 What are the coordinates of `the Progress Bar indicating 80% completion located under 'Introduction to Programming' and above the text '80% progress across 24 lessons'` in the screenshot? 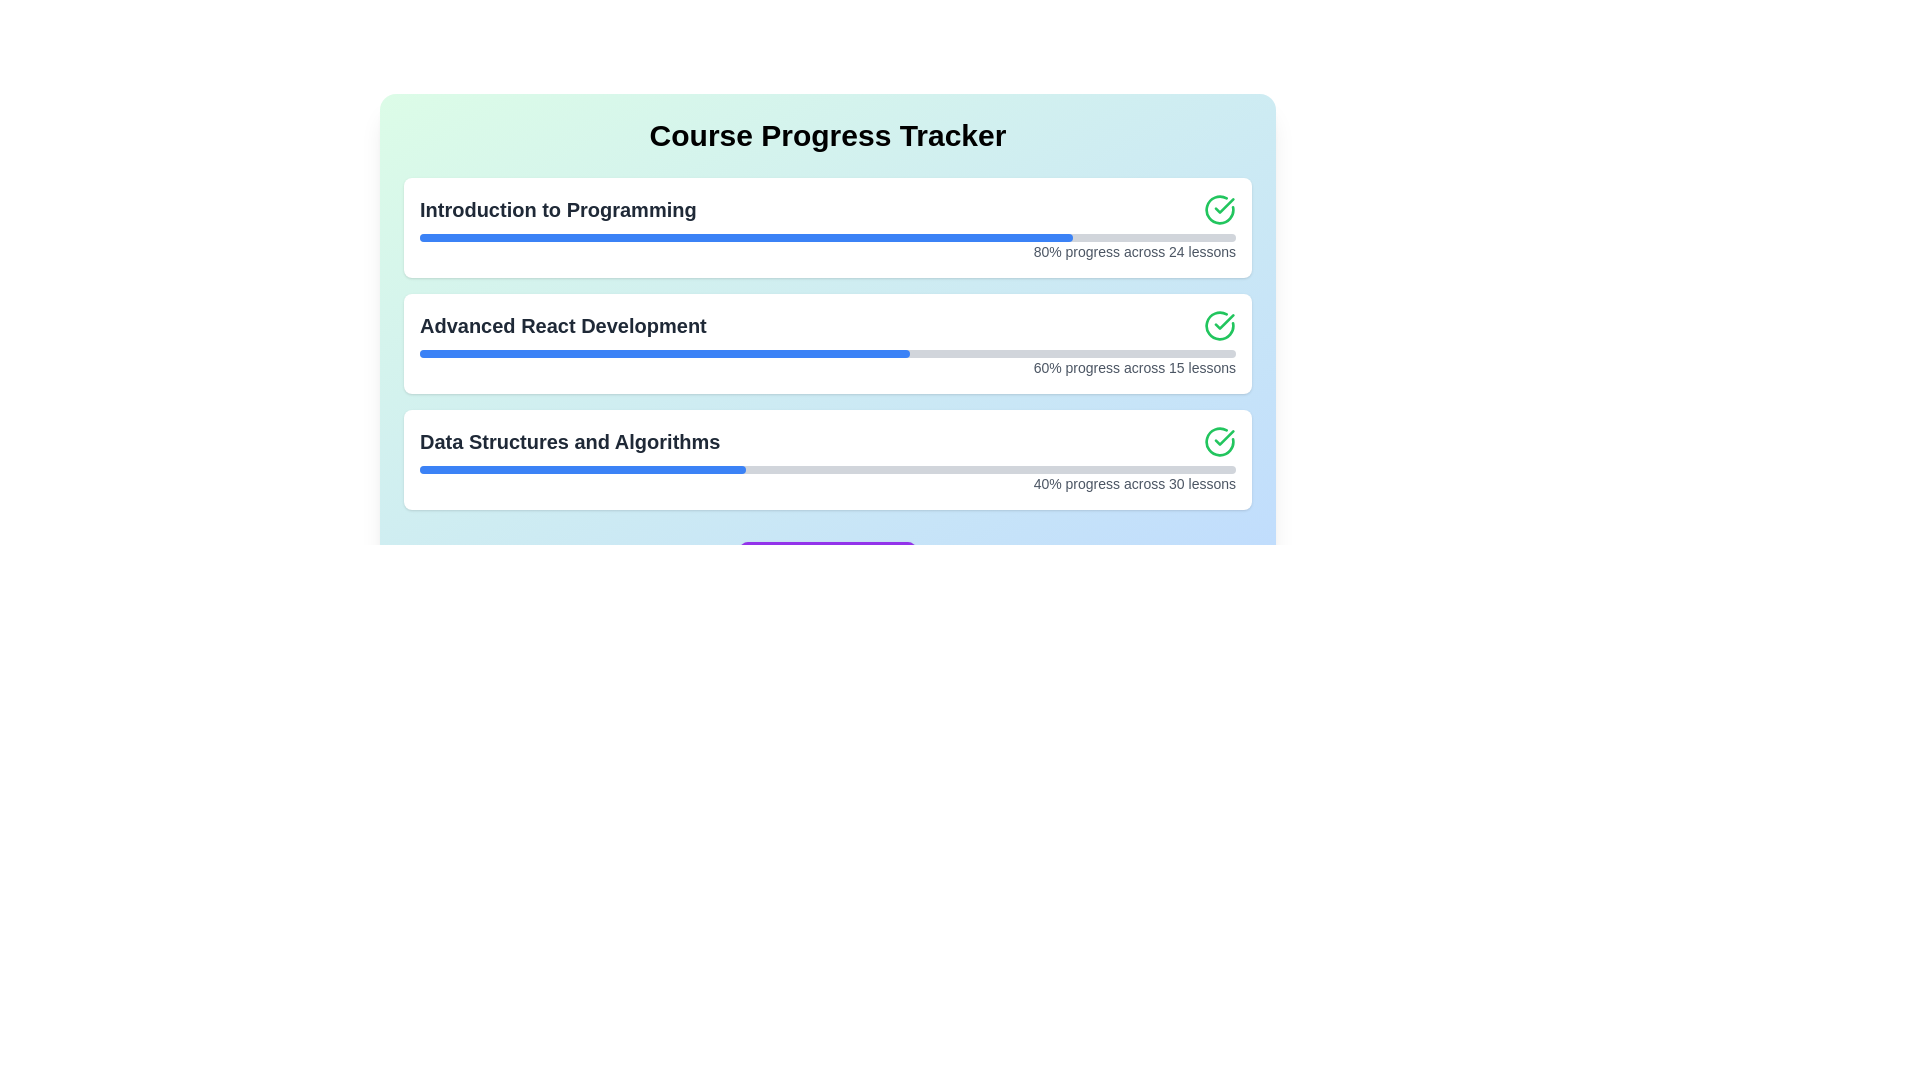 It's located at (828, 237).